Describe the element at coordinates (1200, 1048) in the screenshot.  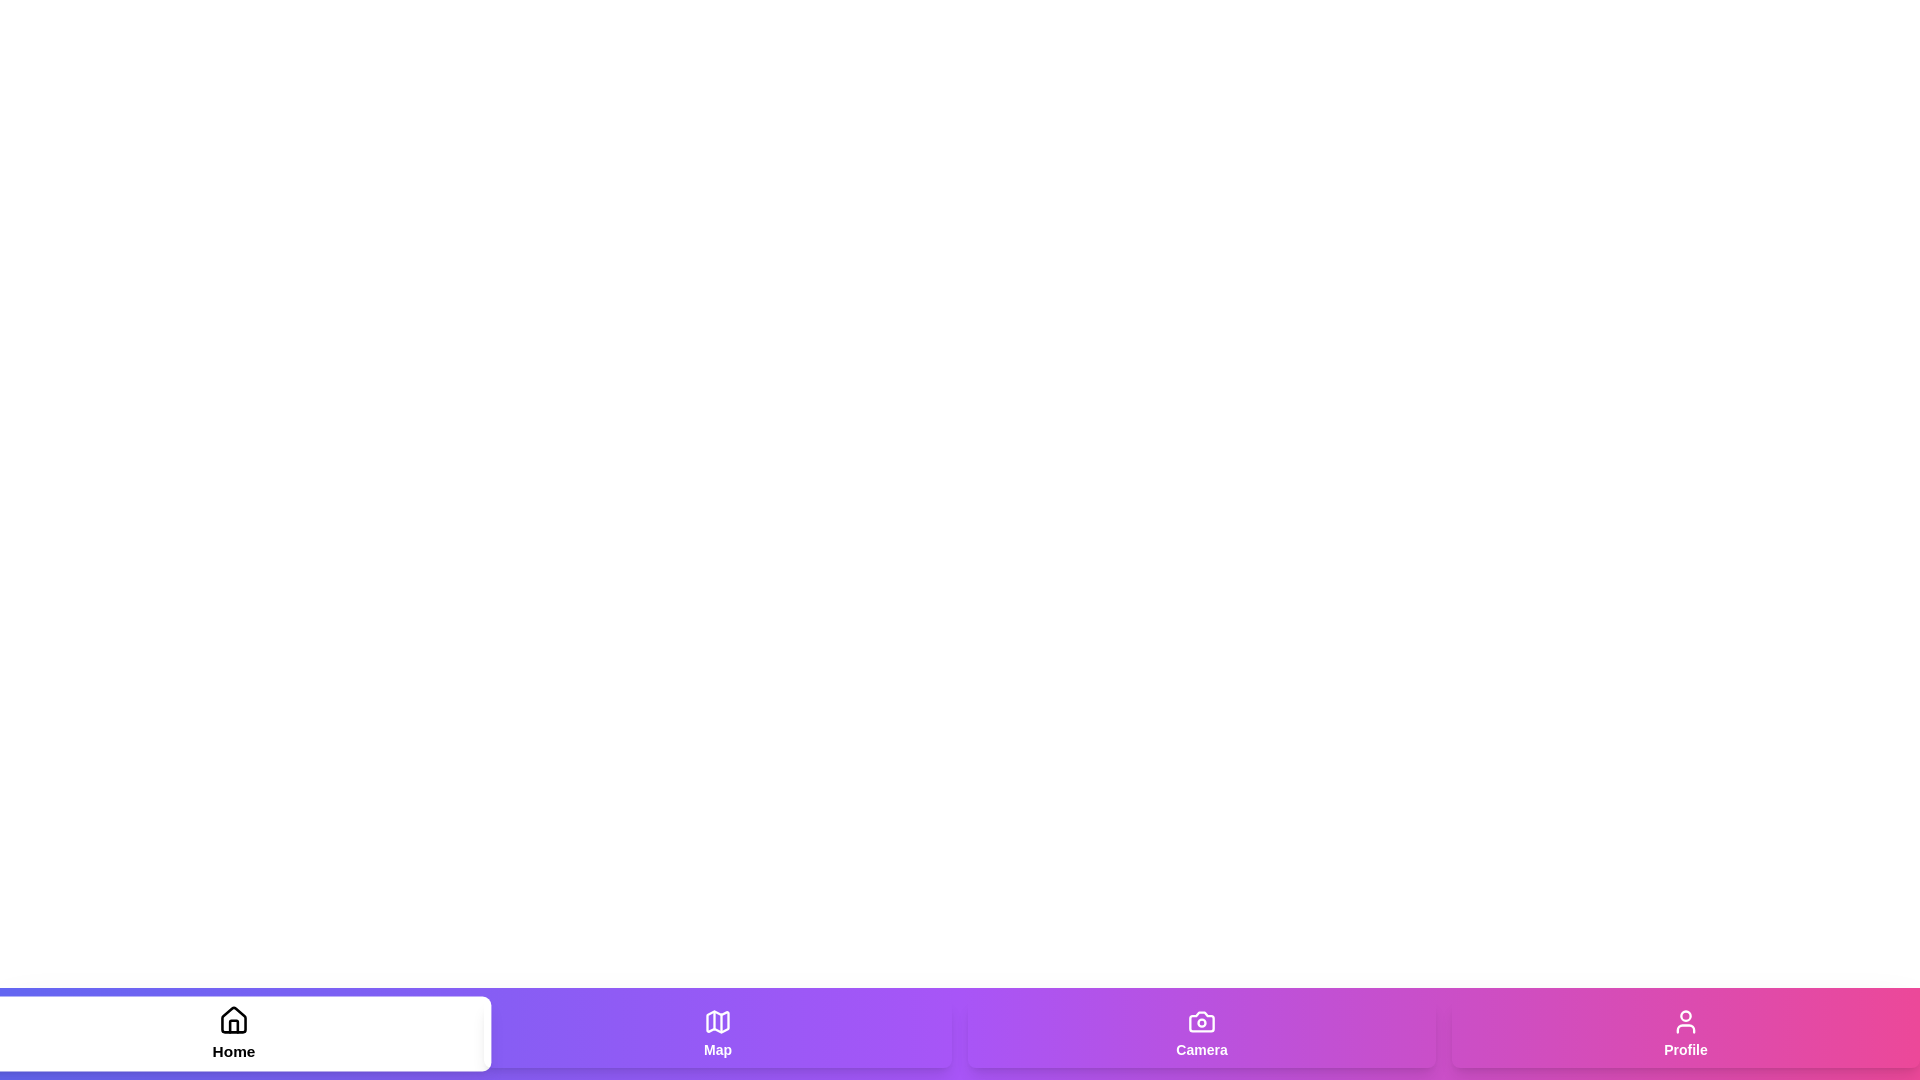
I see `the text label of the tab Camera` at that location.